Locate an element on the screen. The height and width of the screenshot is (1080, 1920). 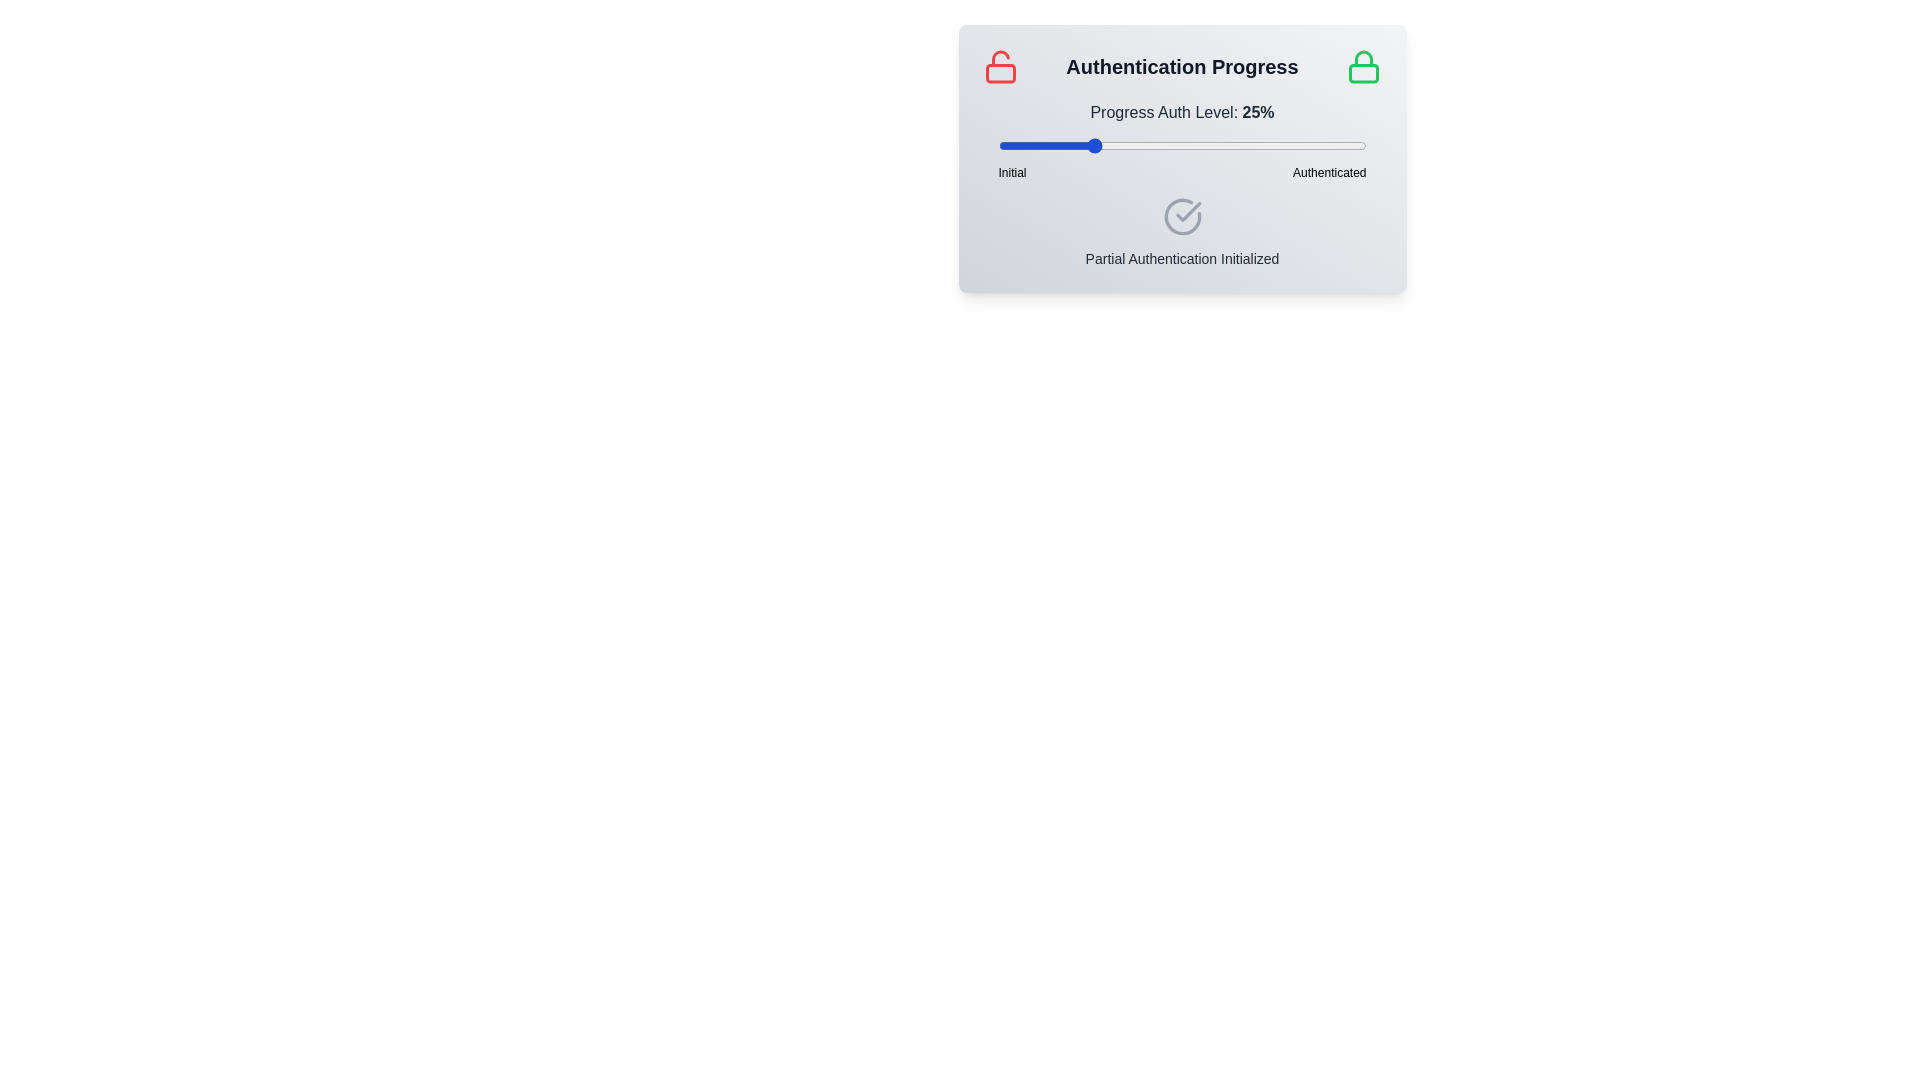
the slider to set the authentication level to 93 is located at coordinates (1340, 145).